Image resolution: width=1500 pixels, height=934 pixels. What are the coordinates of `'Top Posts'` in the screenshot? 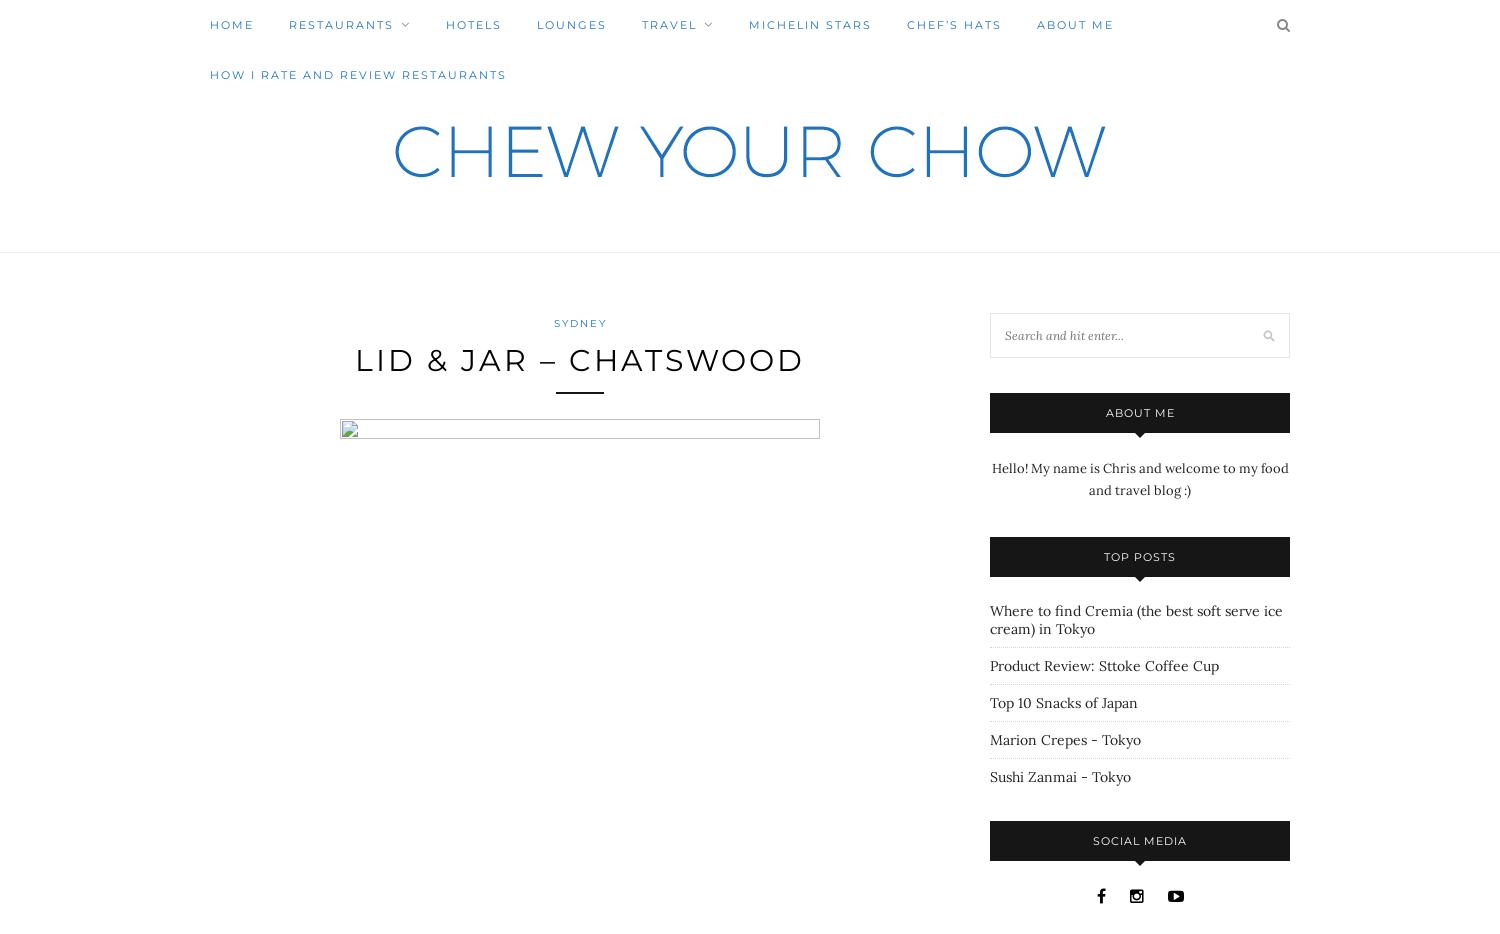 It's located at (1103, 557).